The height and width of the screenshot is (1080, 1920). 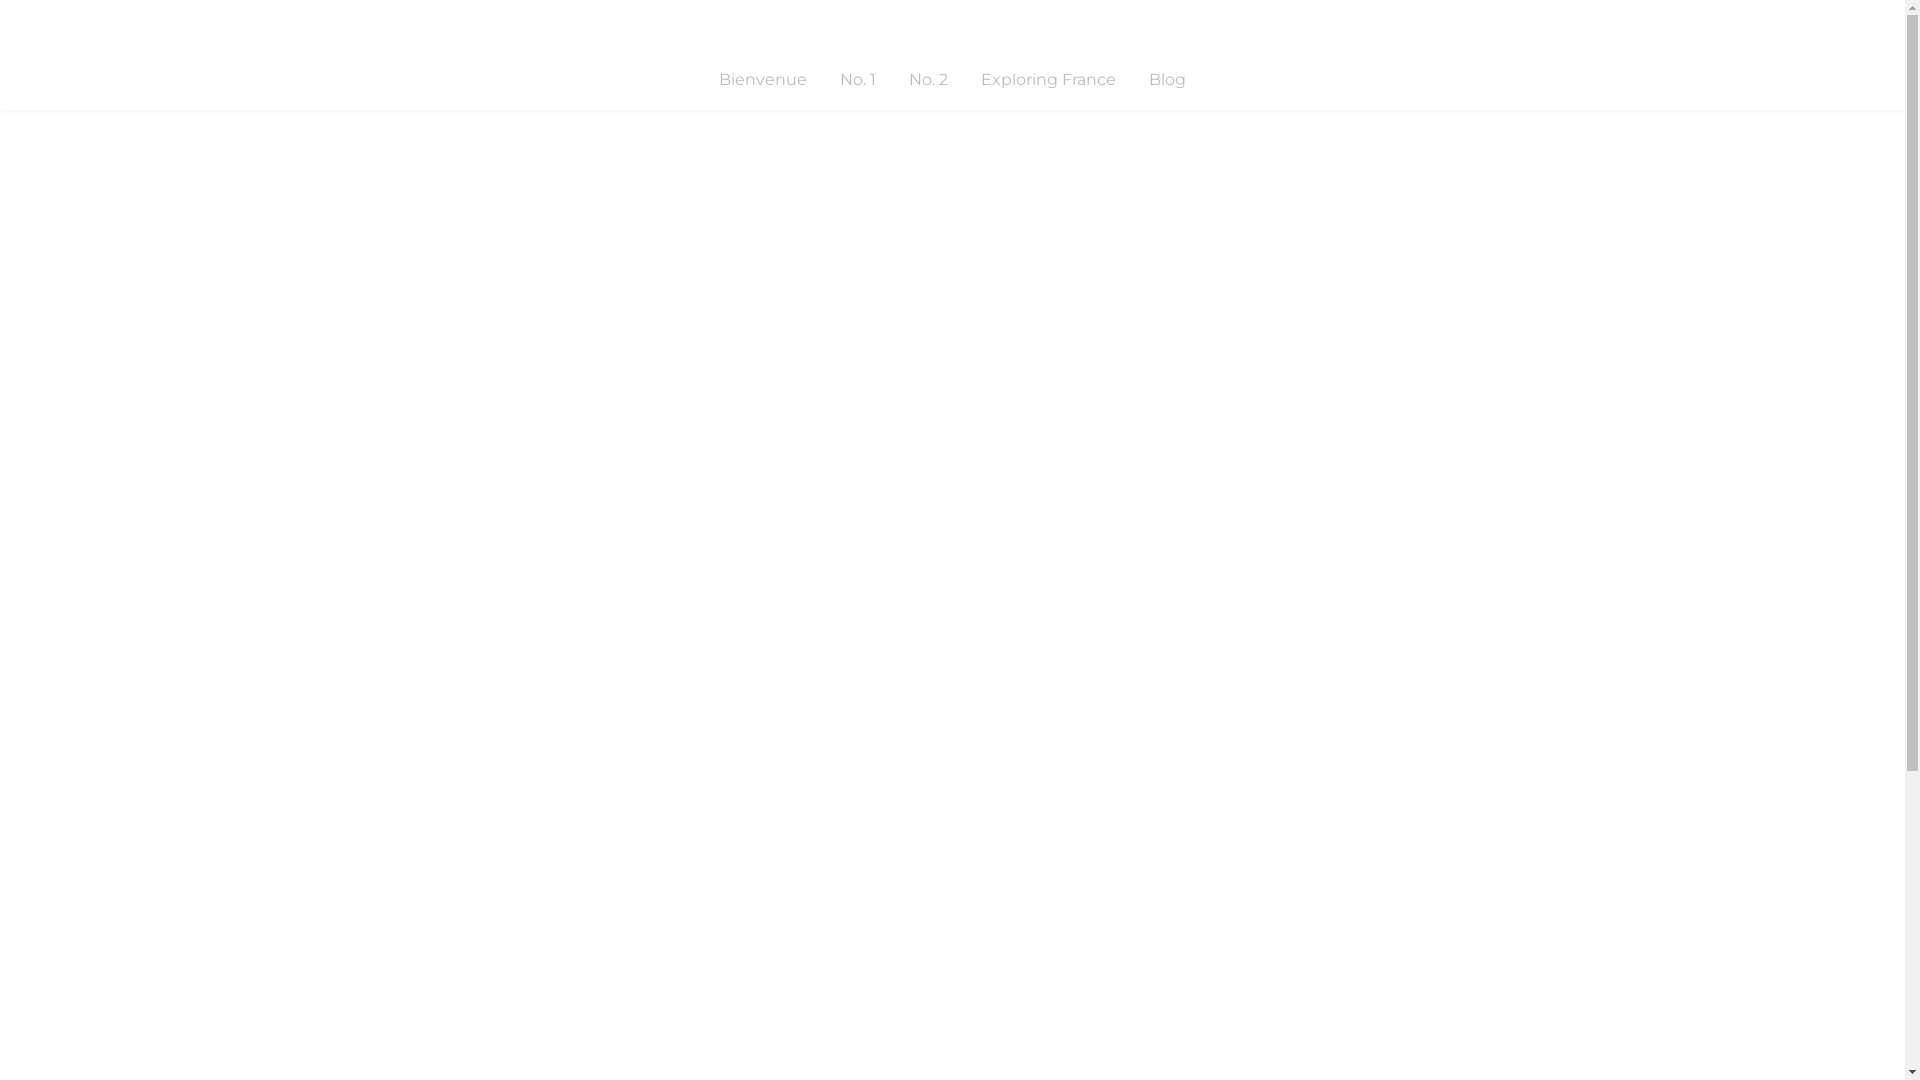 What do you see at coordinates (1047, 79) in the screenshot?
I see `'Exploring France'` at bounding box center [1047, 79].